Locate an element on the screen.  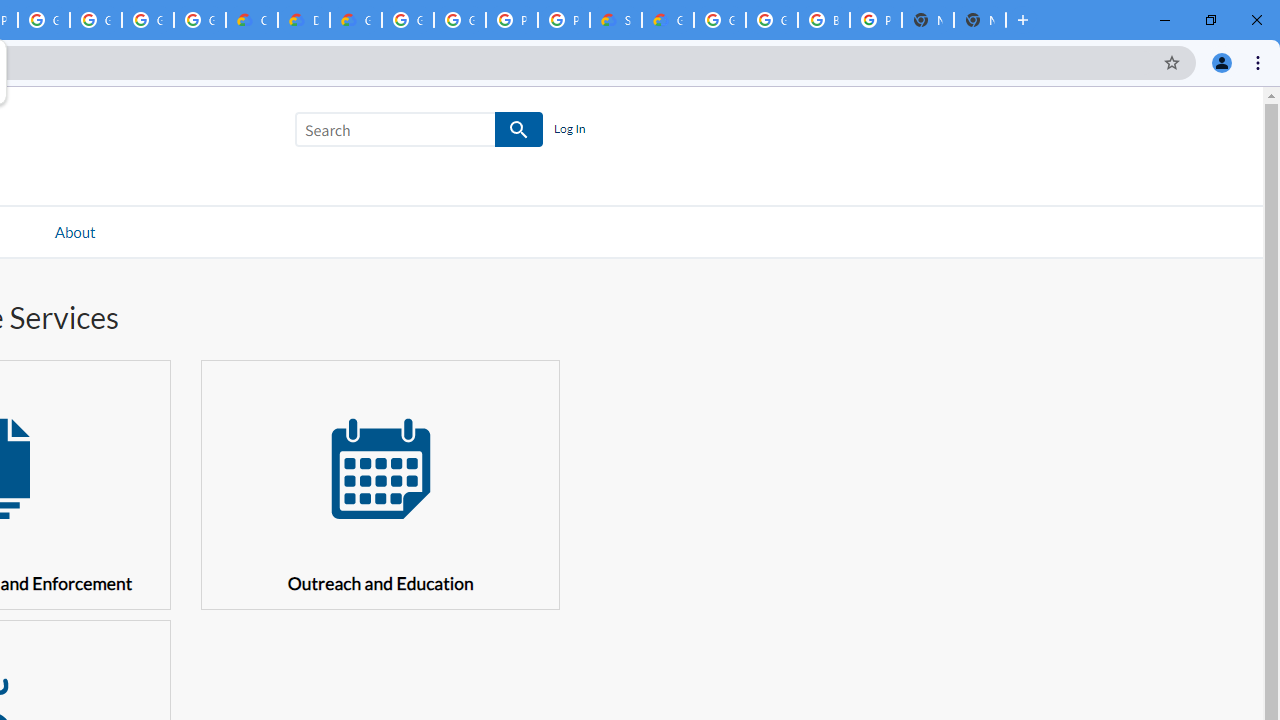
'Log In' is located at coordinates (568, 129).